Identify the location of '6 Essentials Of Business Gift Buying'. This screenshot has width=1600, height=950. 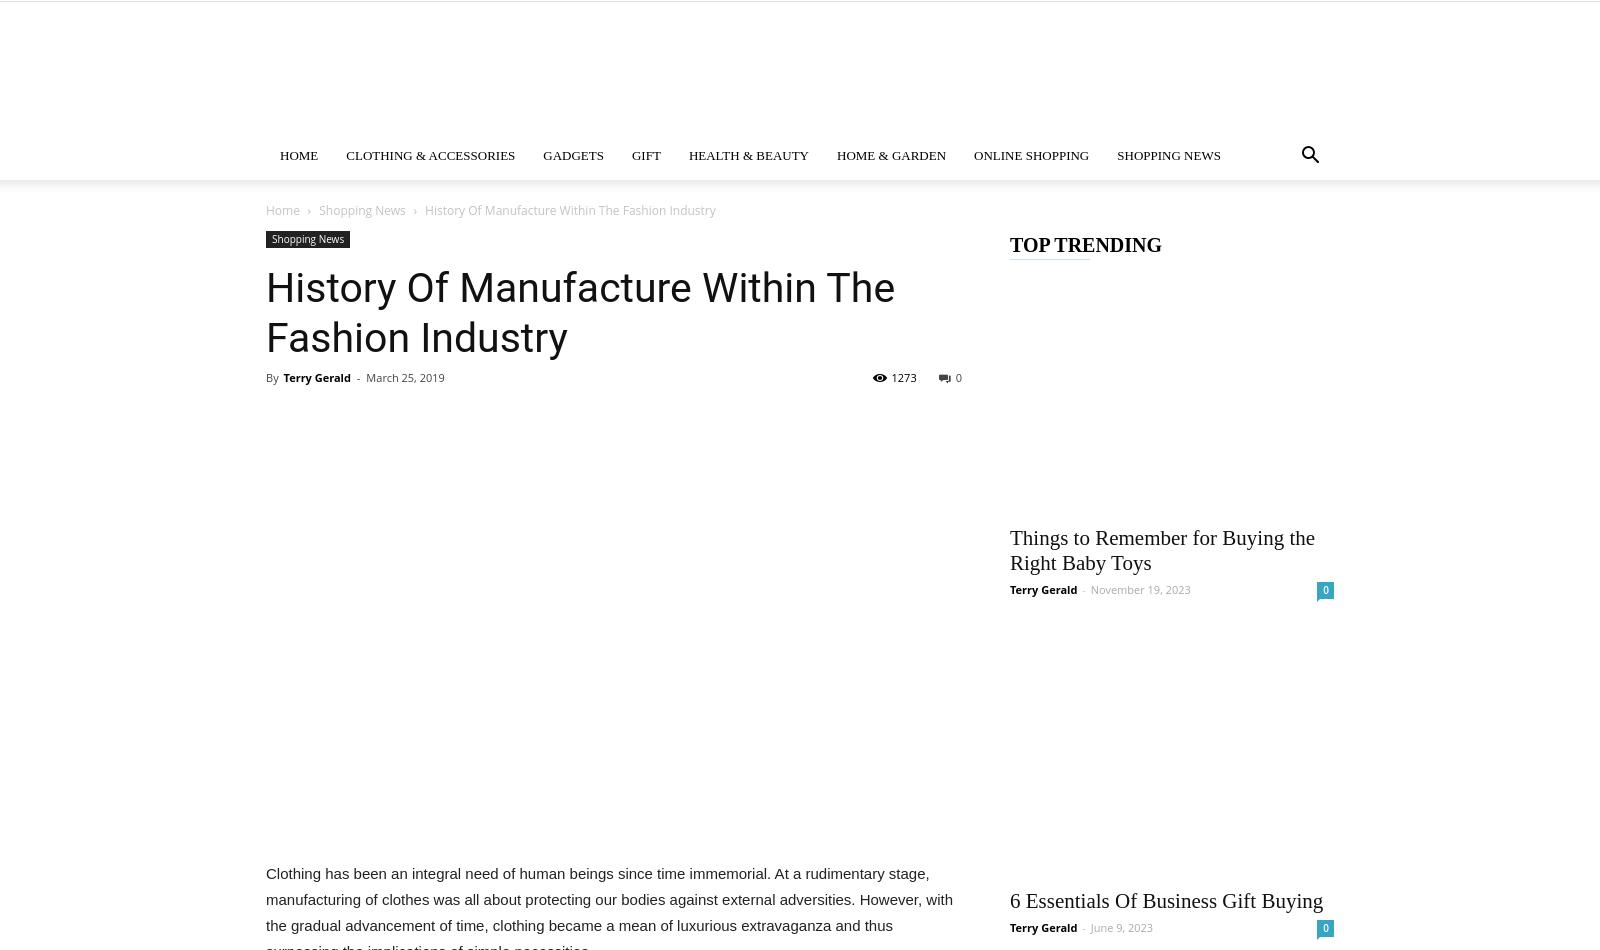
(1009, 899).